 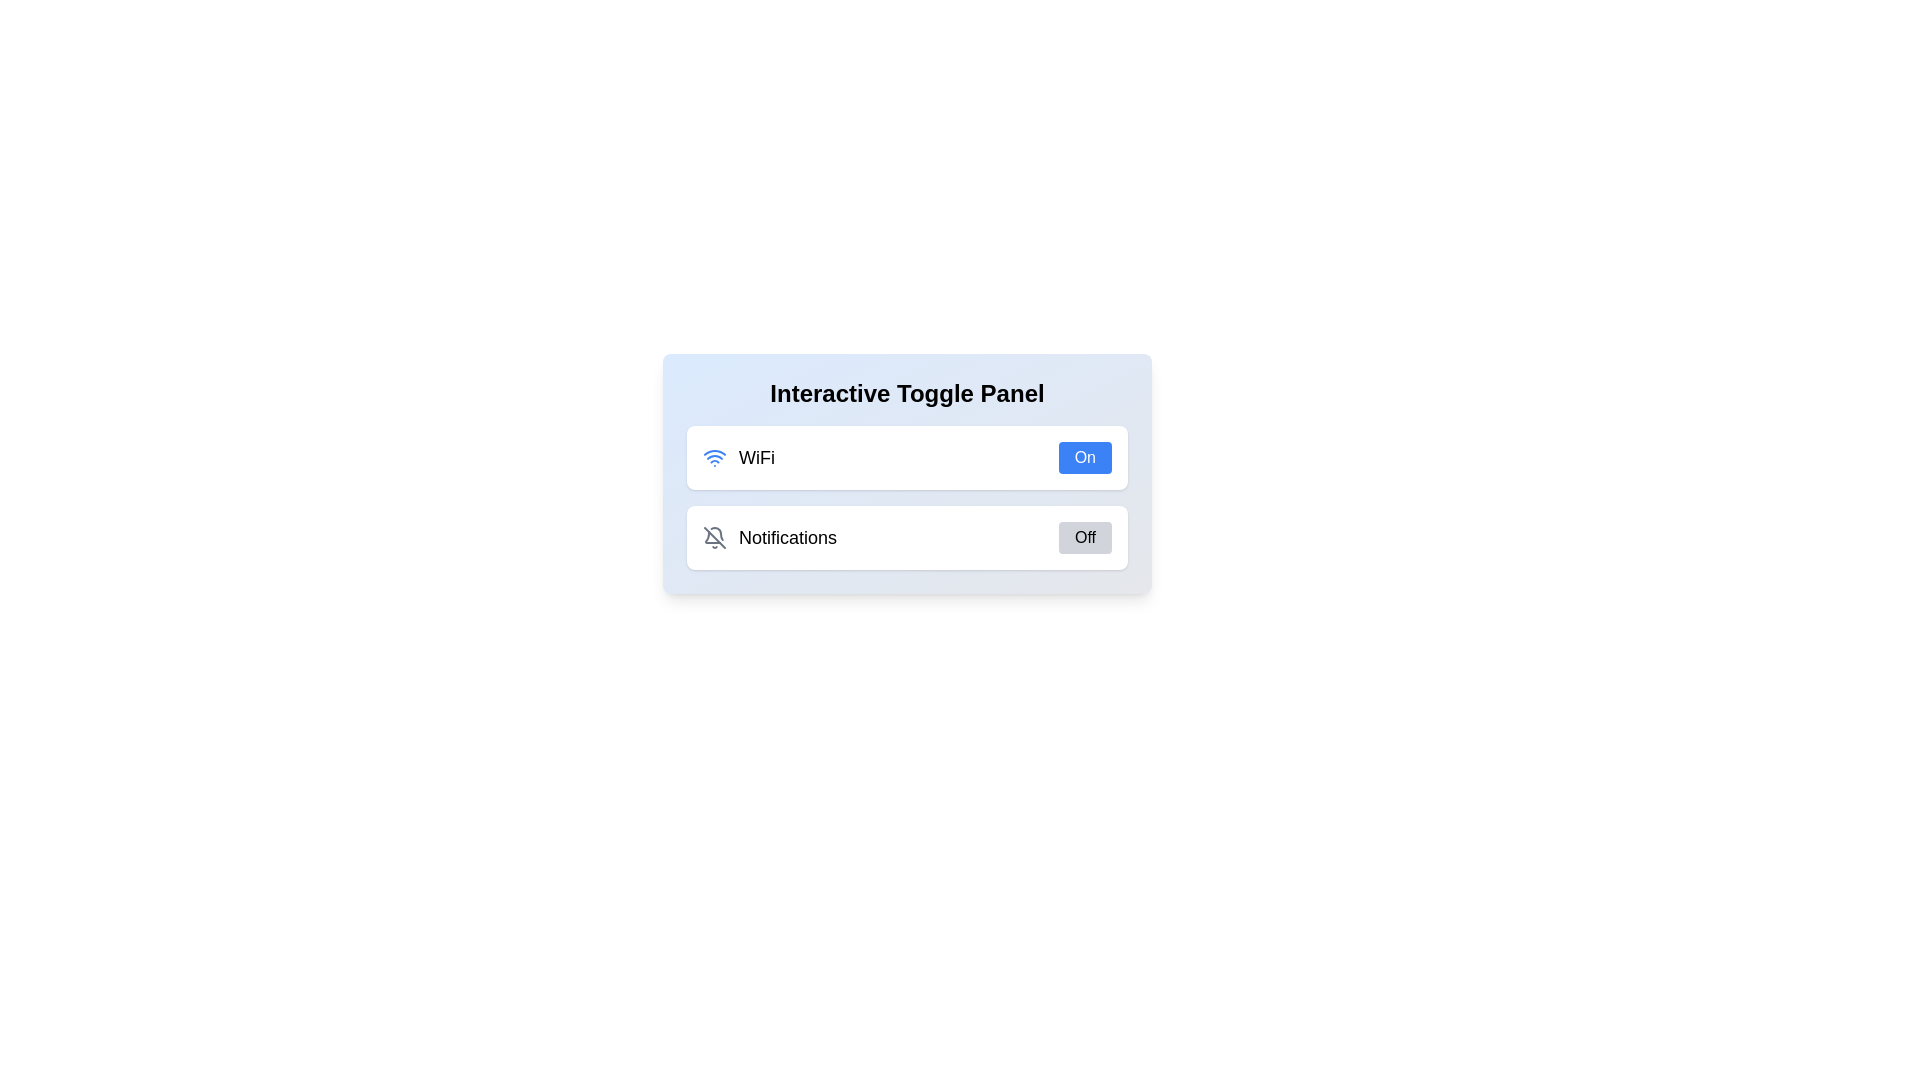 I want to click on the 'Off' button next to the Notifications label to toggle it, so click(x=1083, y=536).